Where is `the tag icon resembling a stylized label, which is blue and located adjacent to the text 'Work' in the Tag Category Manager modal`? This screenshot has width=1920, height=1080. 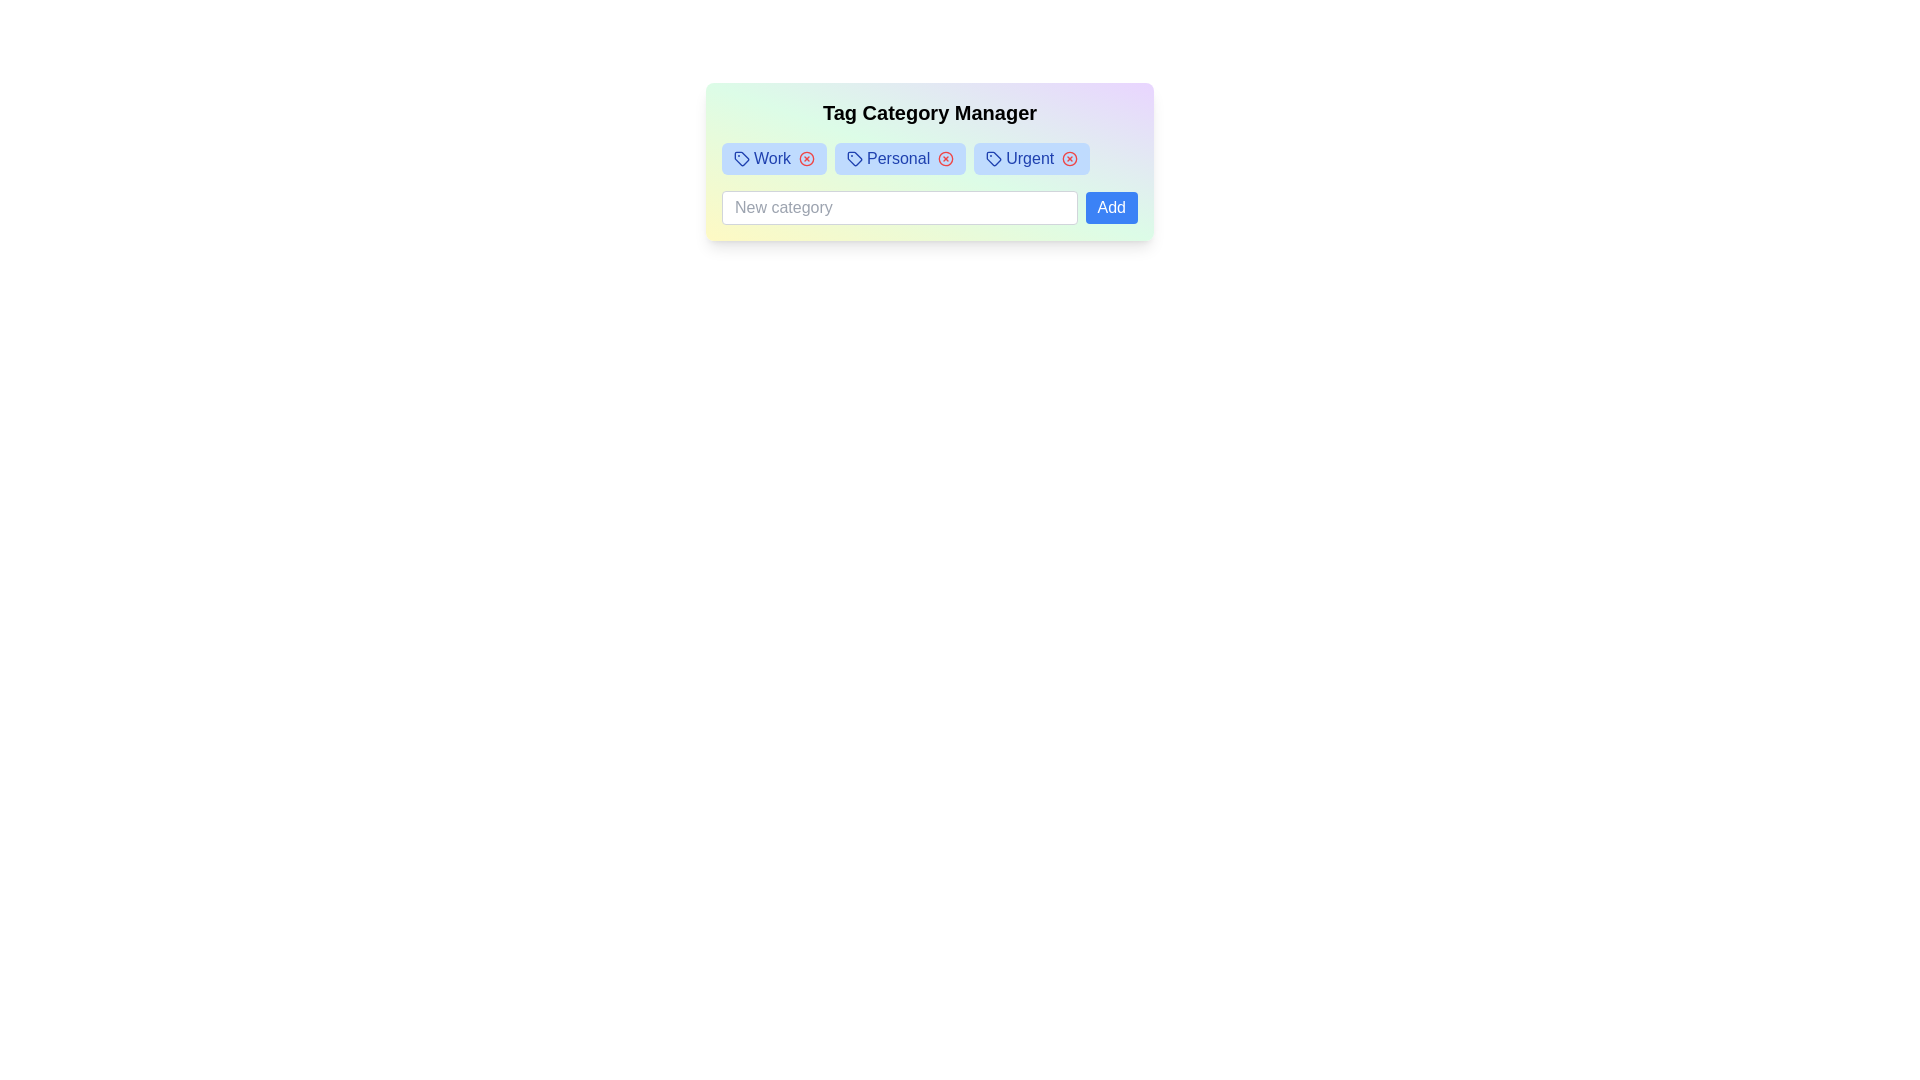
the tag icon resembling a stylized label, which is blue and located adjacent to the text 'Work' in the Tag Category Manager modal is located at coordinates (741, 157).